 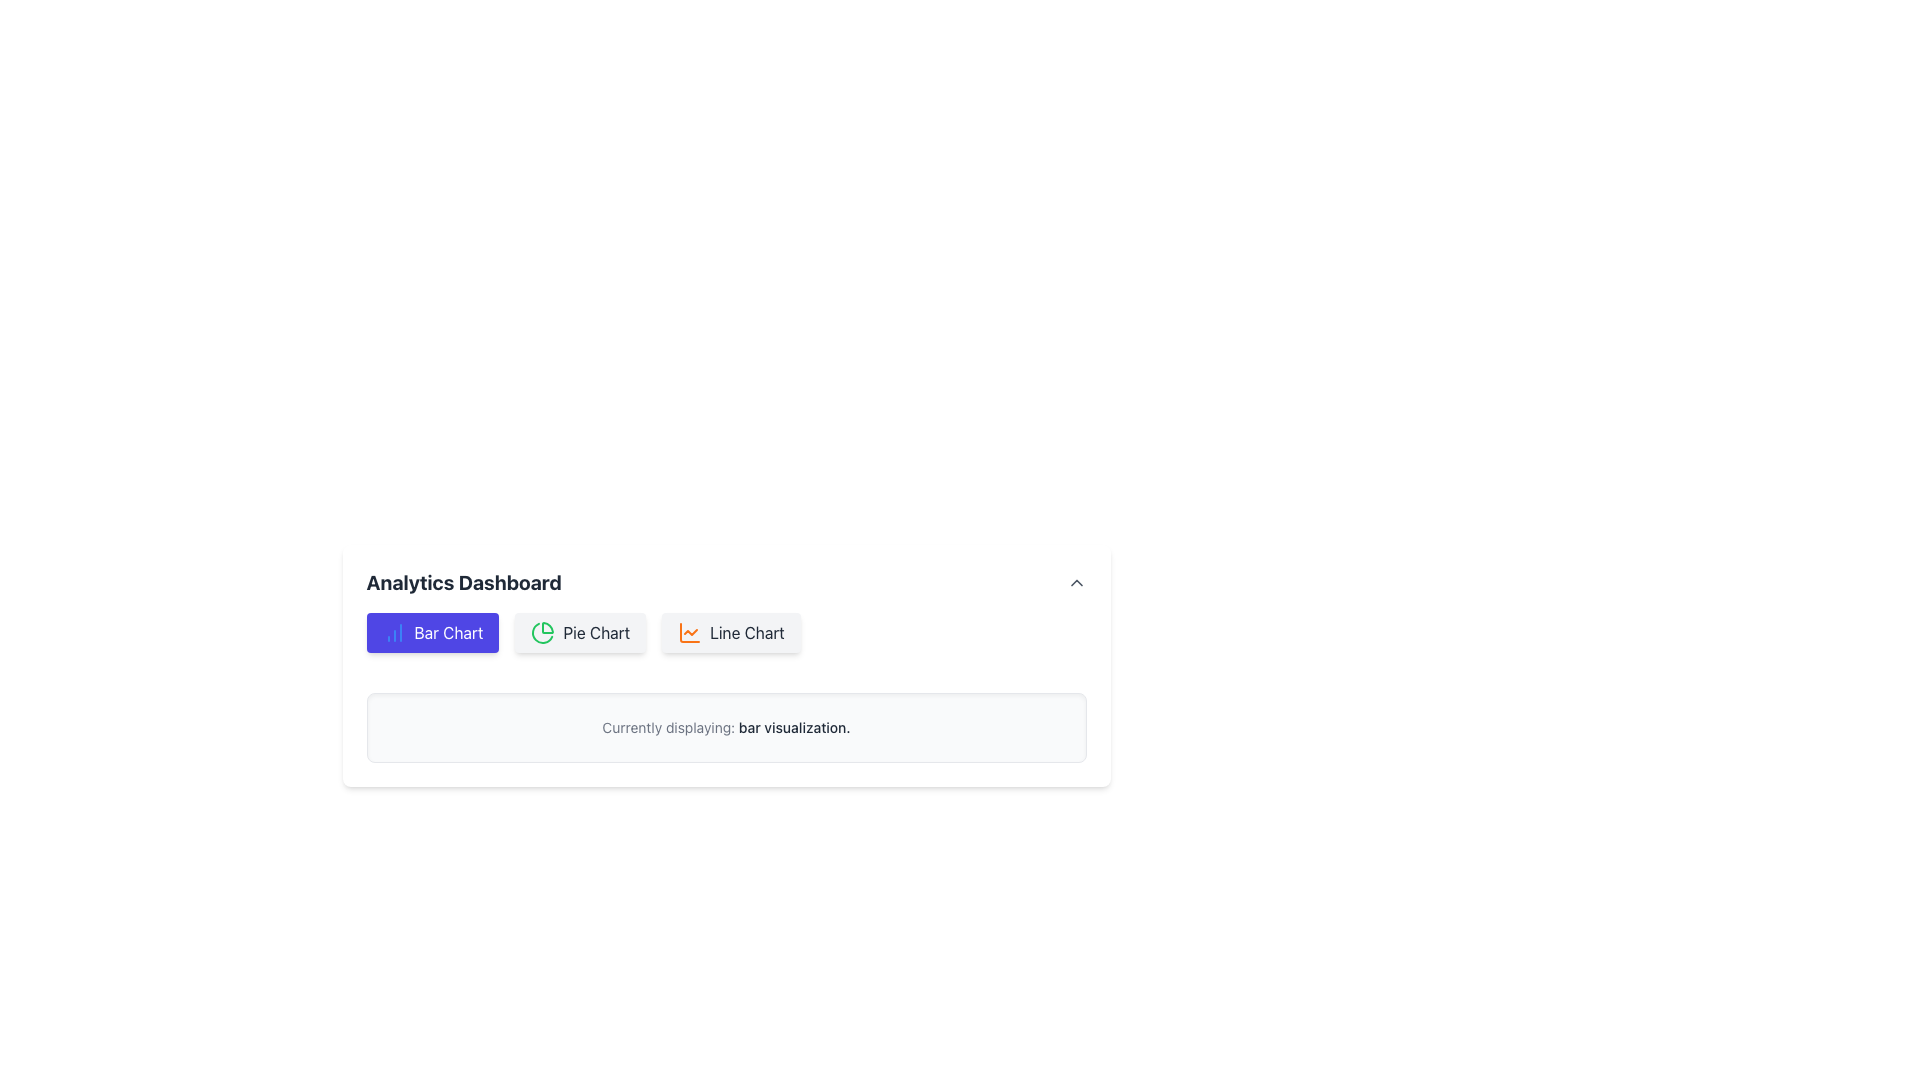 What do you see at coordinates (725, 728) in the screenshot?
I see `the informational text label that displays the currently selected visualization type, located below the chart type buttons` at bounding box center [725, 728].